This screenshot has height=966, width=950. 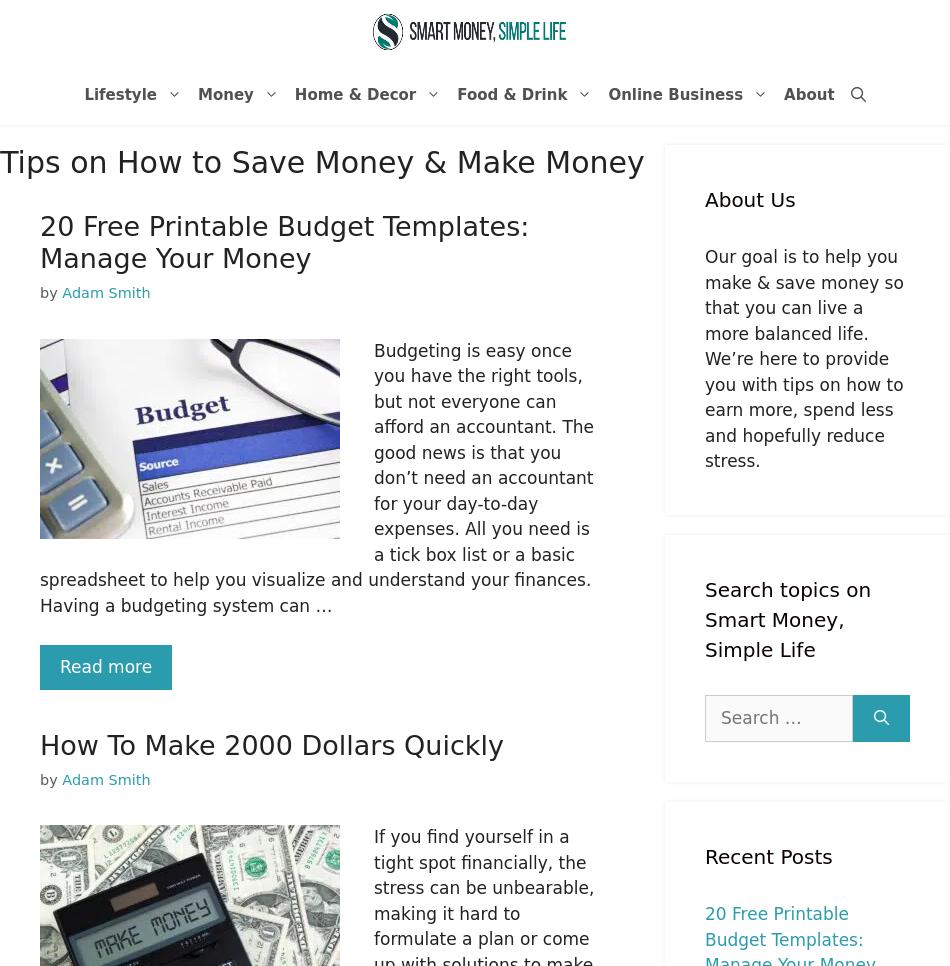 What do you see at coordinates (354, 93) in the screenshot?
I see `'Home & Decor'` at bounding box center [354, 93].